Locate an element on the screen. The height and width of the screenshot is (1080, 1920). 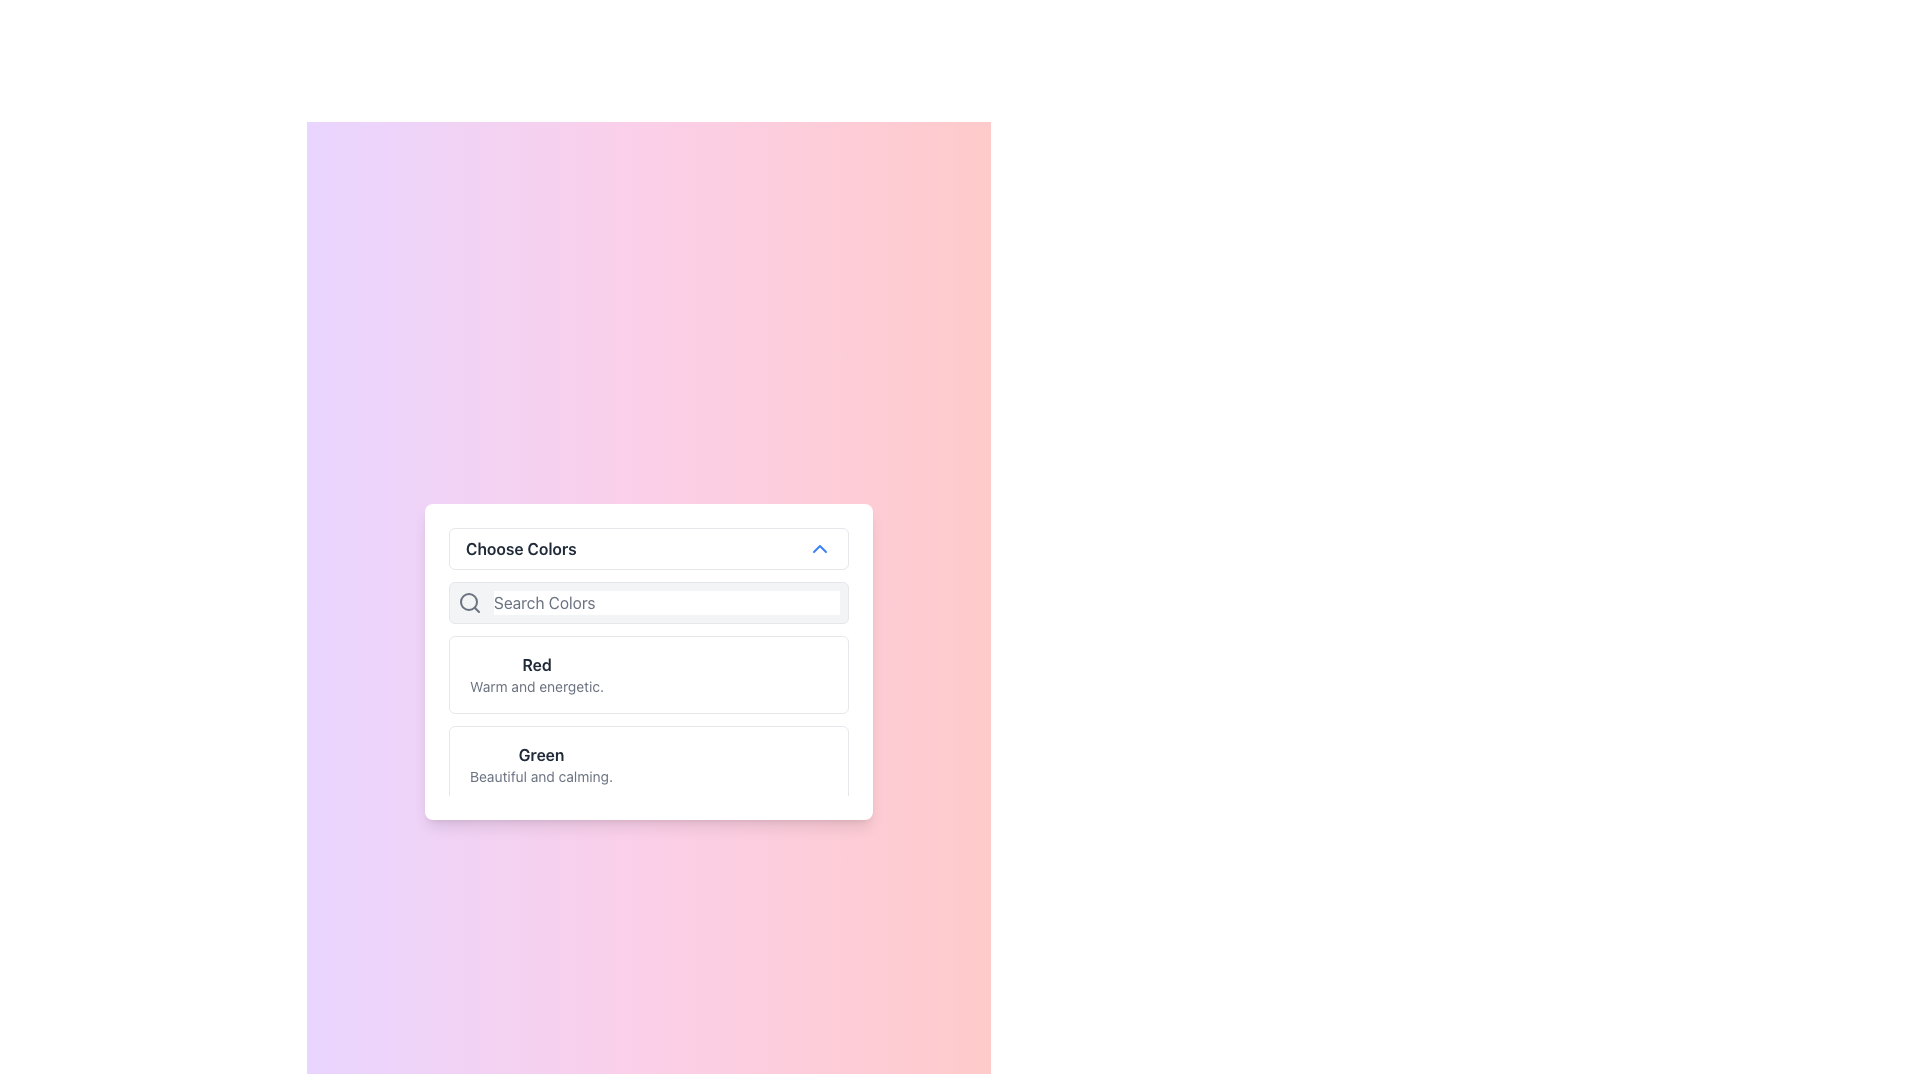
the text element reading 'Beautiful and calming.' is located at coordinates (541, 775).